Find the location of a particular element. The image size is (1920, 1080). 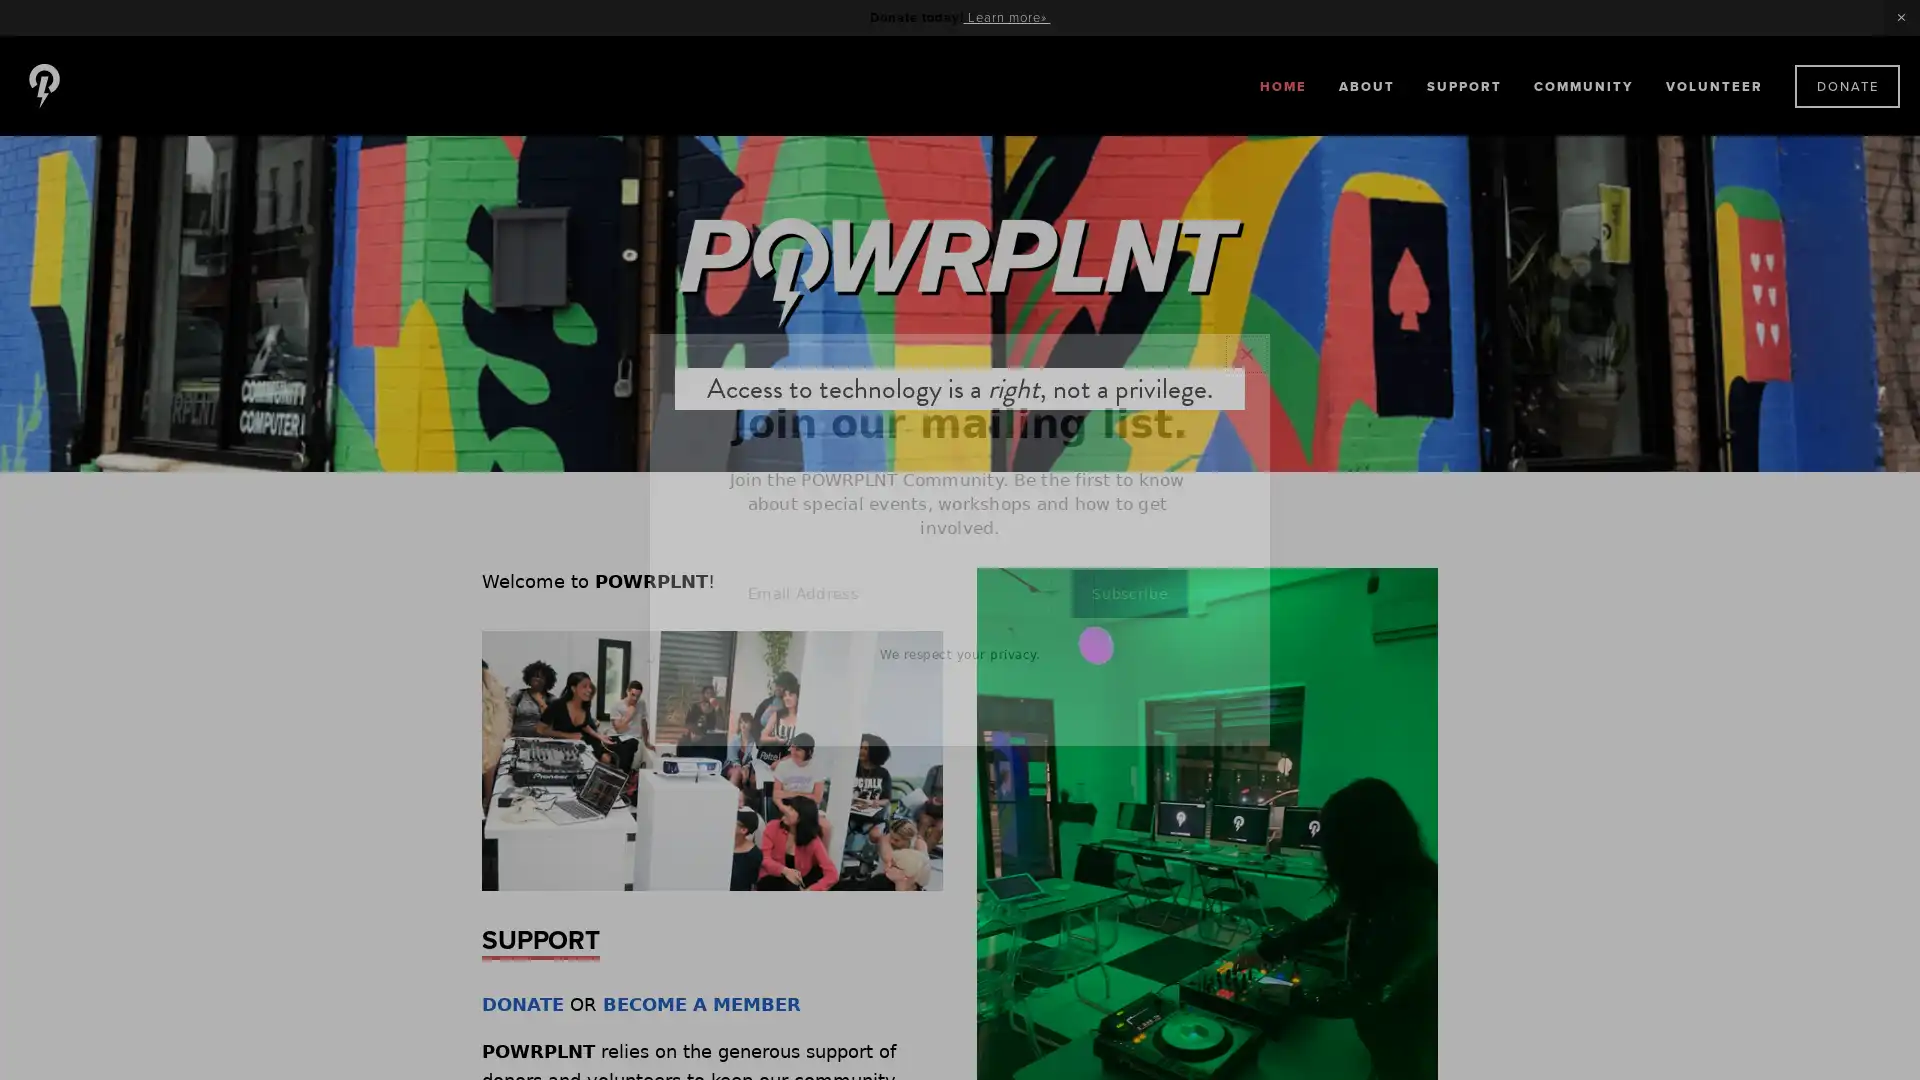

Subscribe is located at coordinates (1129, 593).